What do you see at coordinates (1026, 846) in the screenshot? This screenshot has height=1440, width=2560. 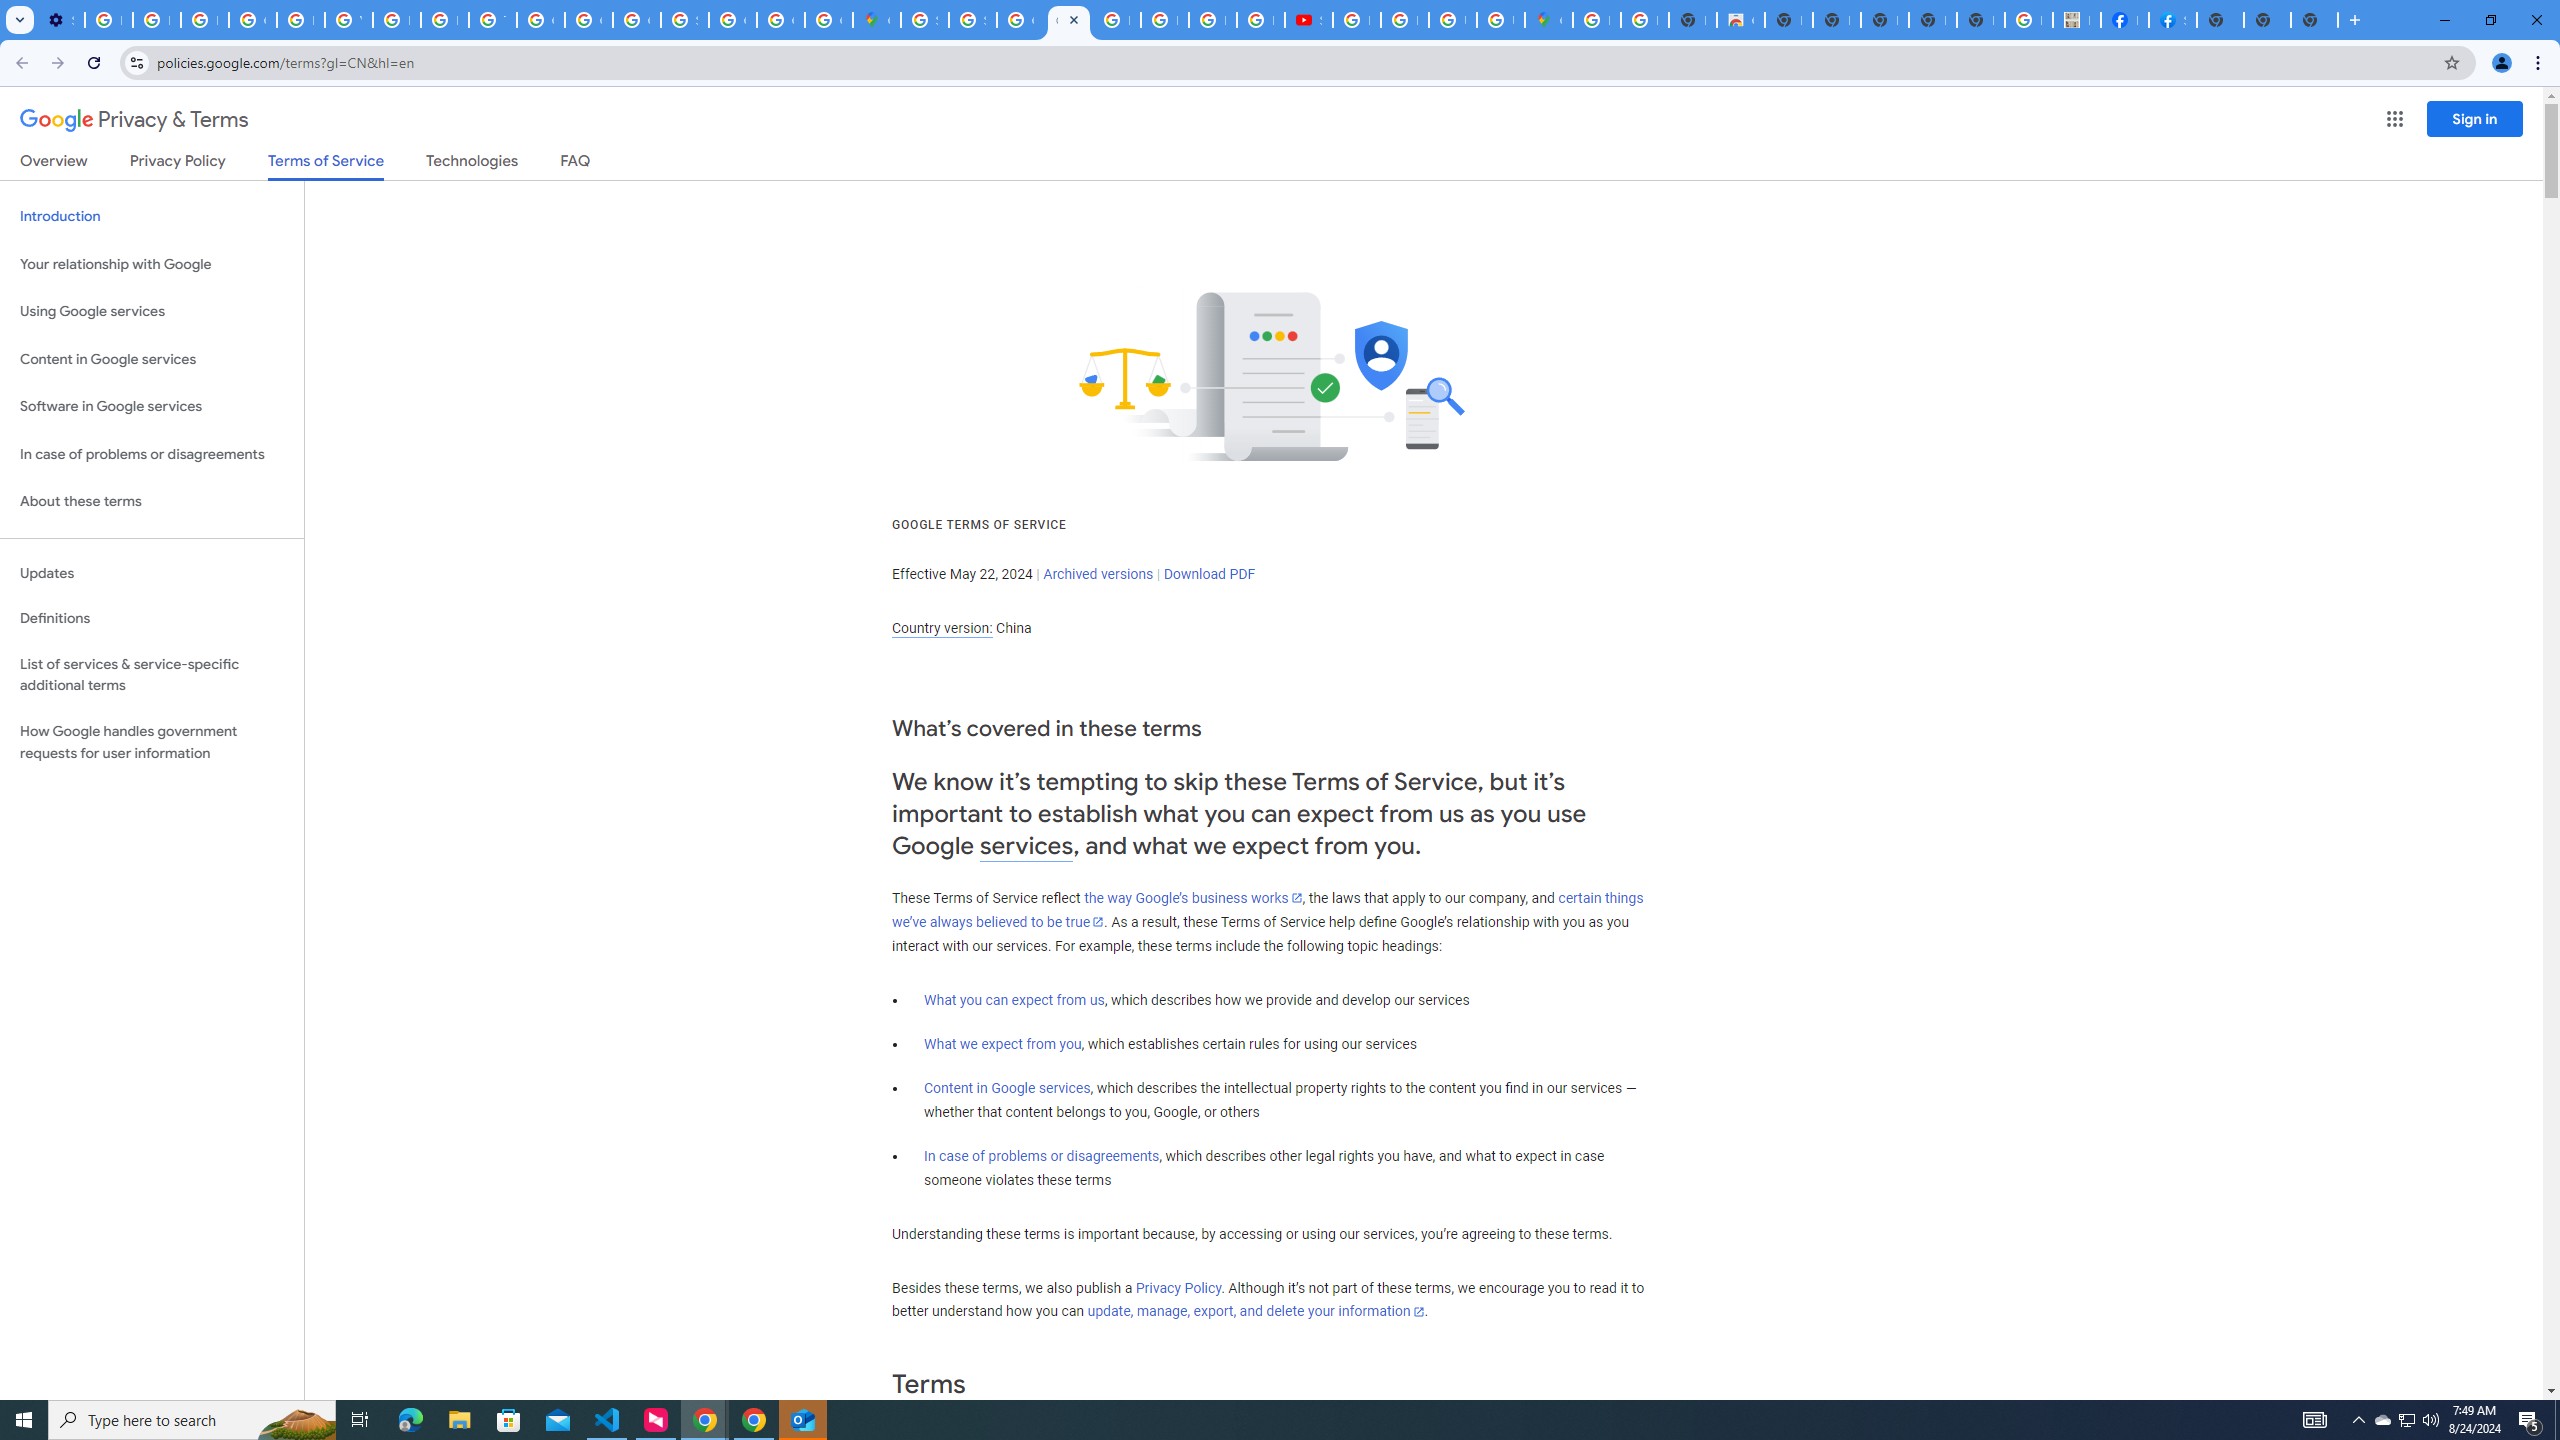 I see `'services'` at bounding box center [1026, 846].